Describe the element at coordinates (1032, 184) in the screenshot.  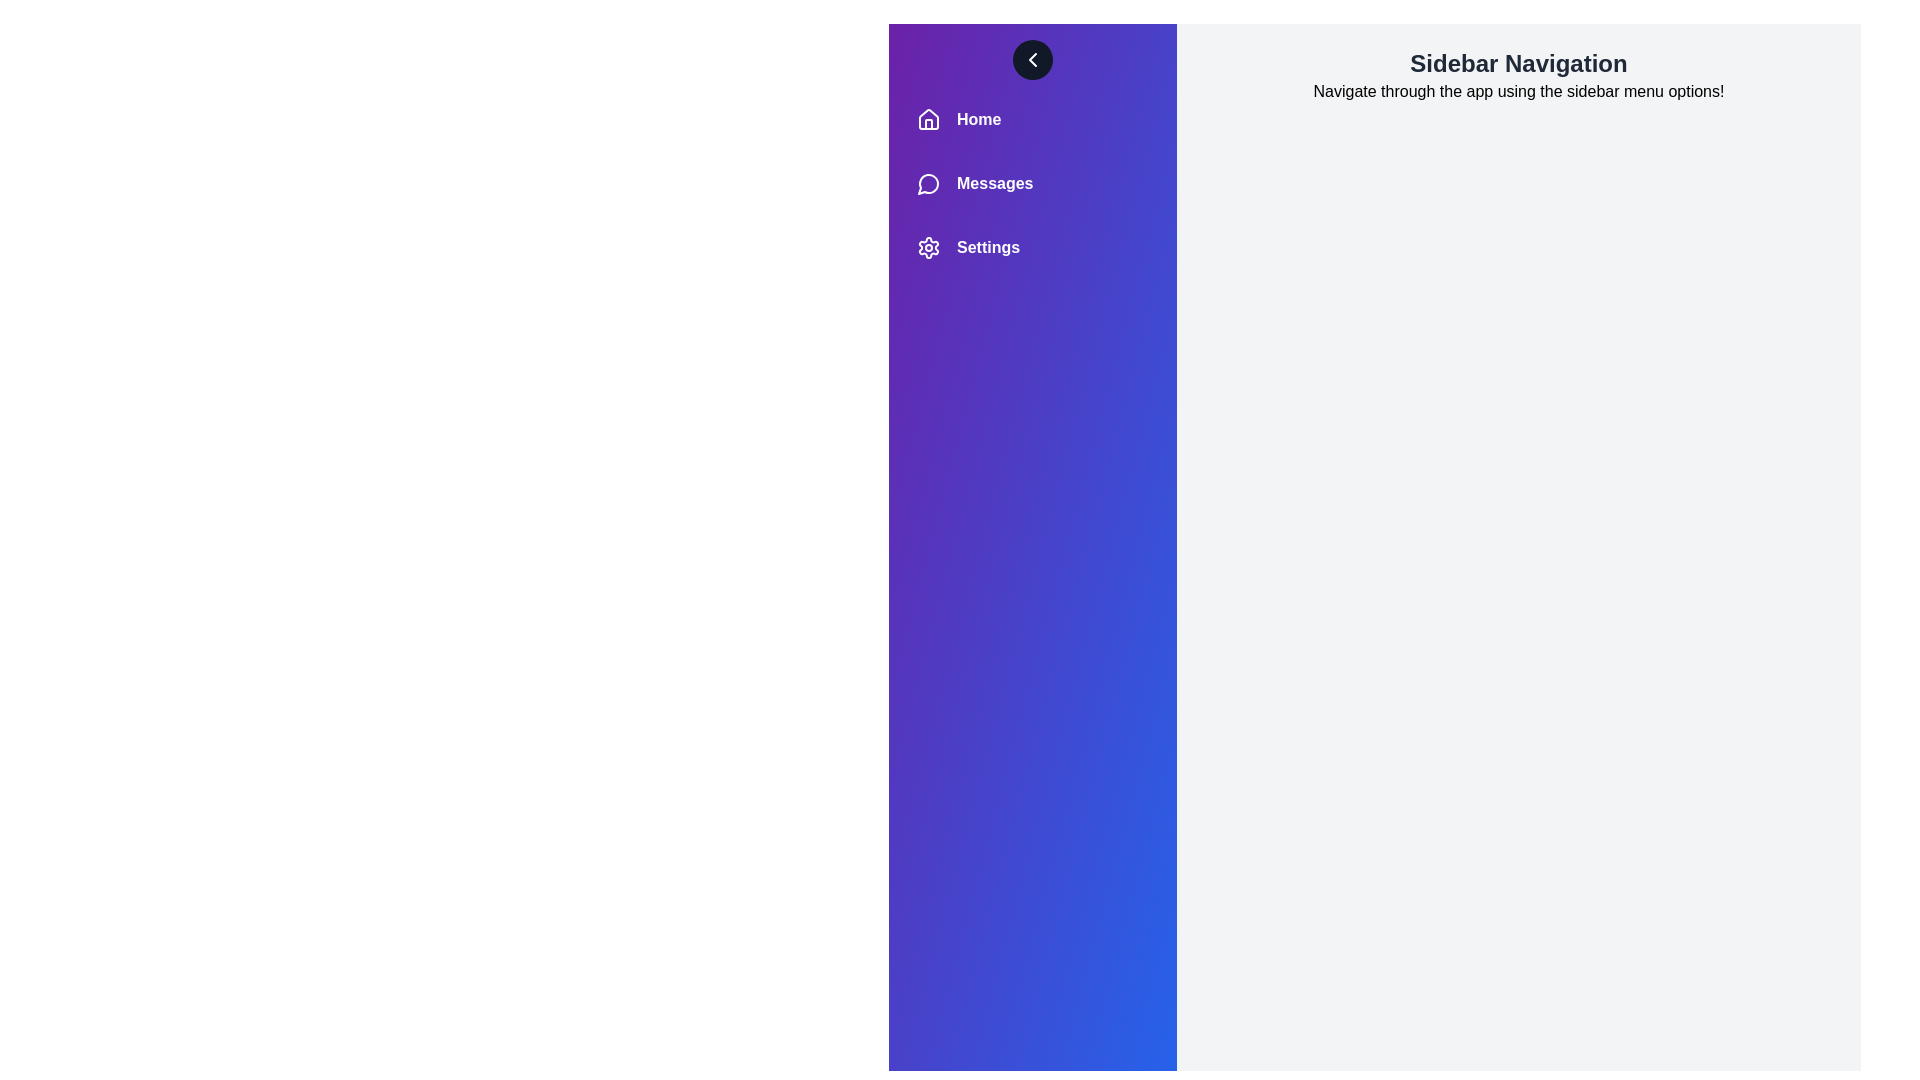
I see `the 'Messages' menu item in the sidebar` at that location.